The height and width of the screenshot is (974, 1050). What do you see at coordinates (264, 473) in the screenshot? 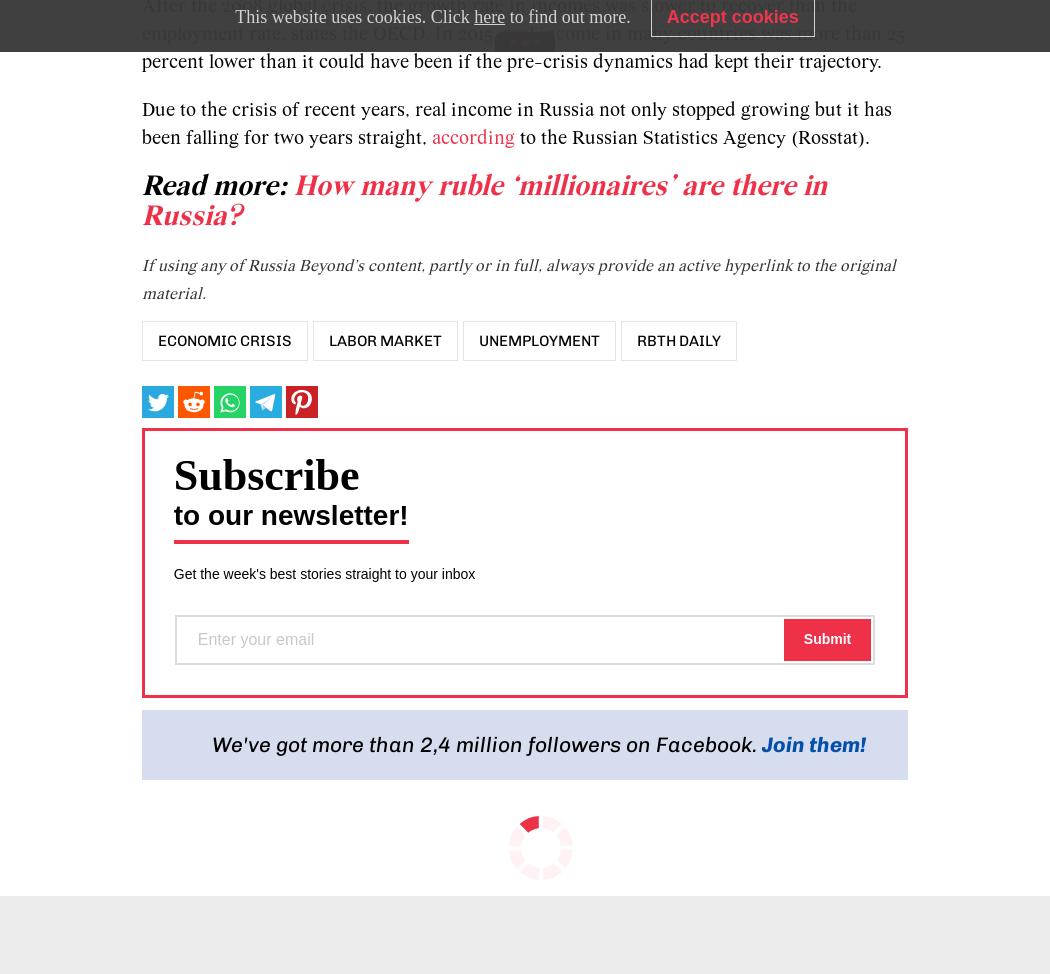
I see `'Subscribe'` at bounding box center [264, 473].